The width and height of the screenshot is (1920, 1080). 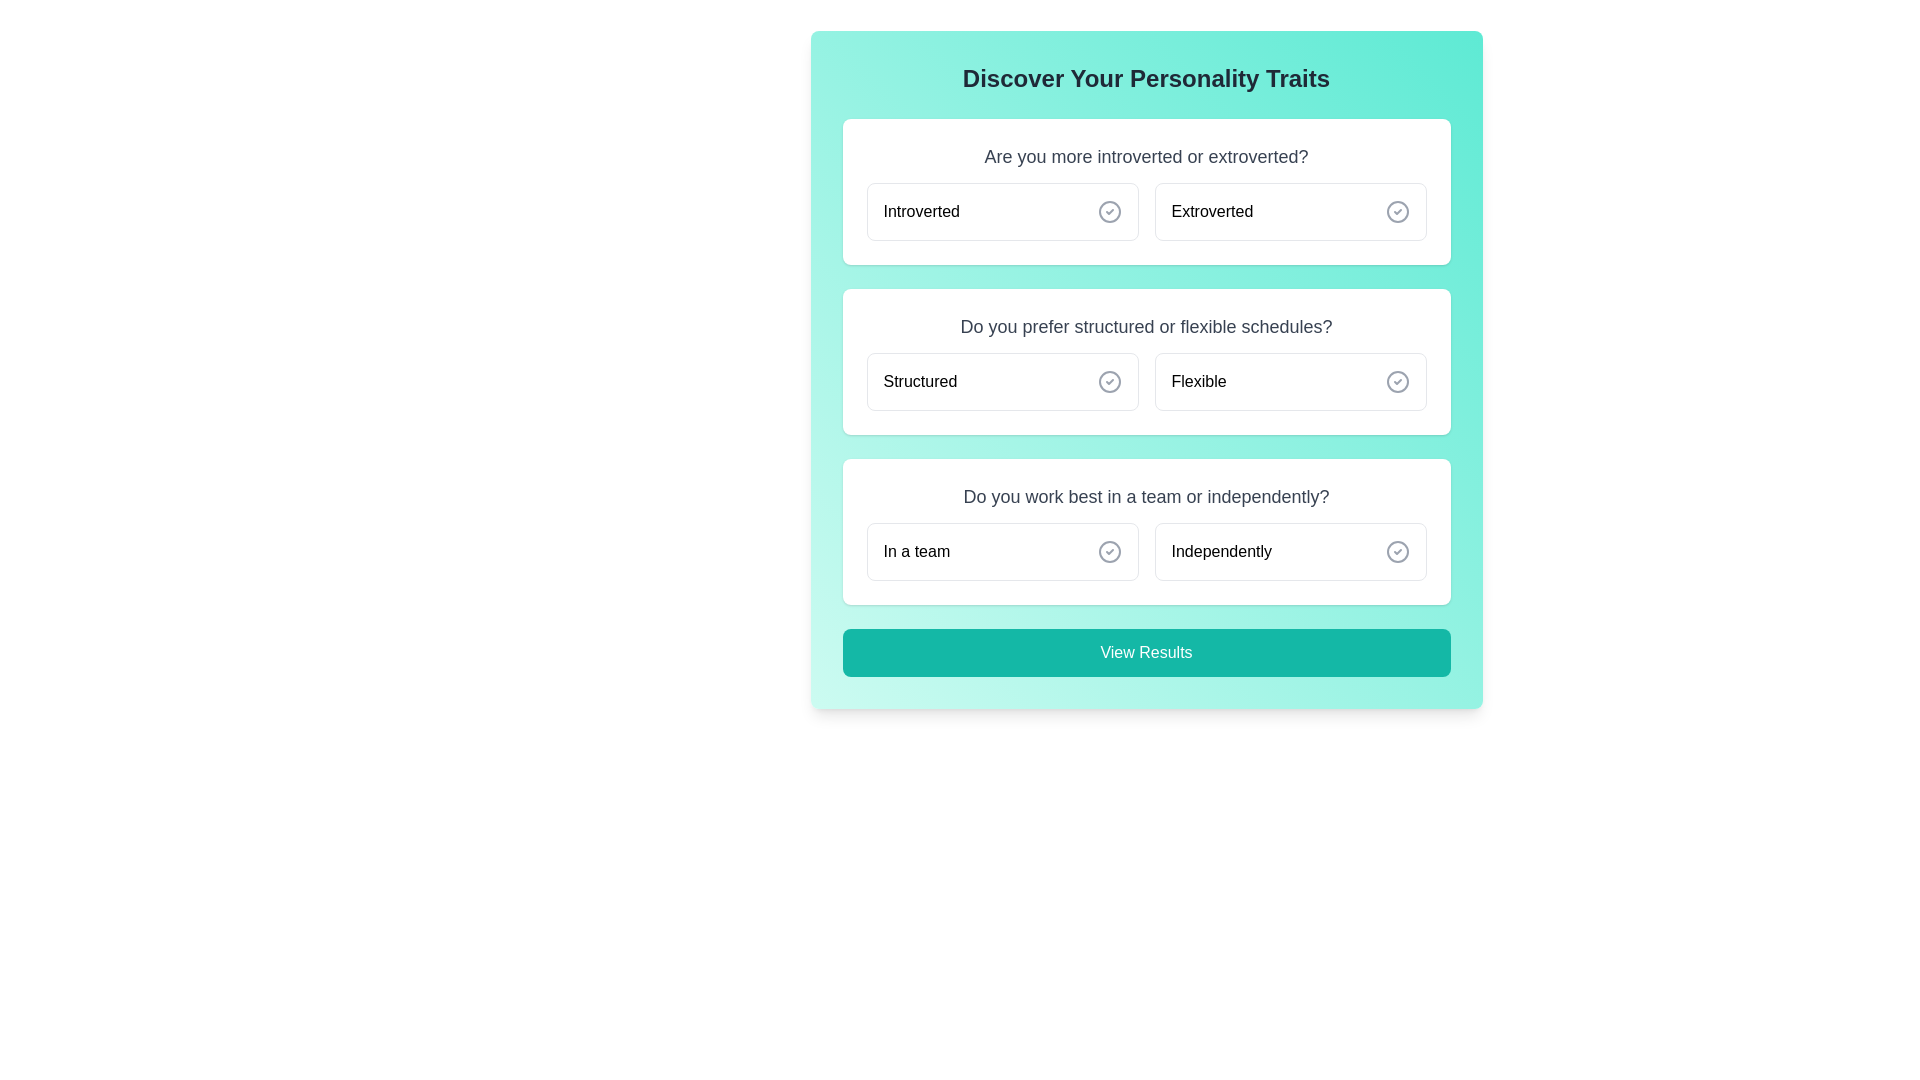 What do you see at coordinates (1146, 212) in the screenshot?
I see `the 'Introverted' or 'Extroverted' option in the selection card group` at bounding box center [1146, 212].